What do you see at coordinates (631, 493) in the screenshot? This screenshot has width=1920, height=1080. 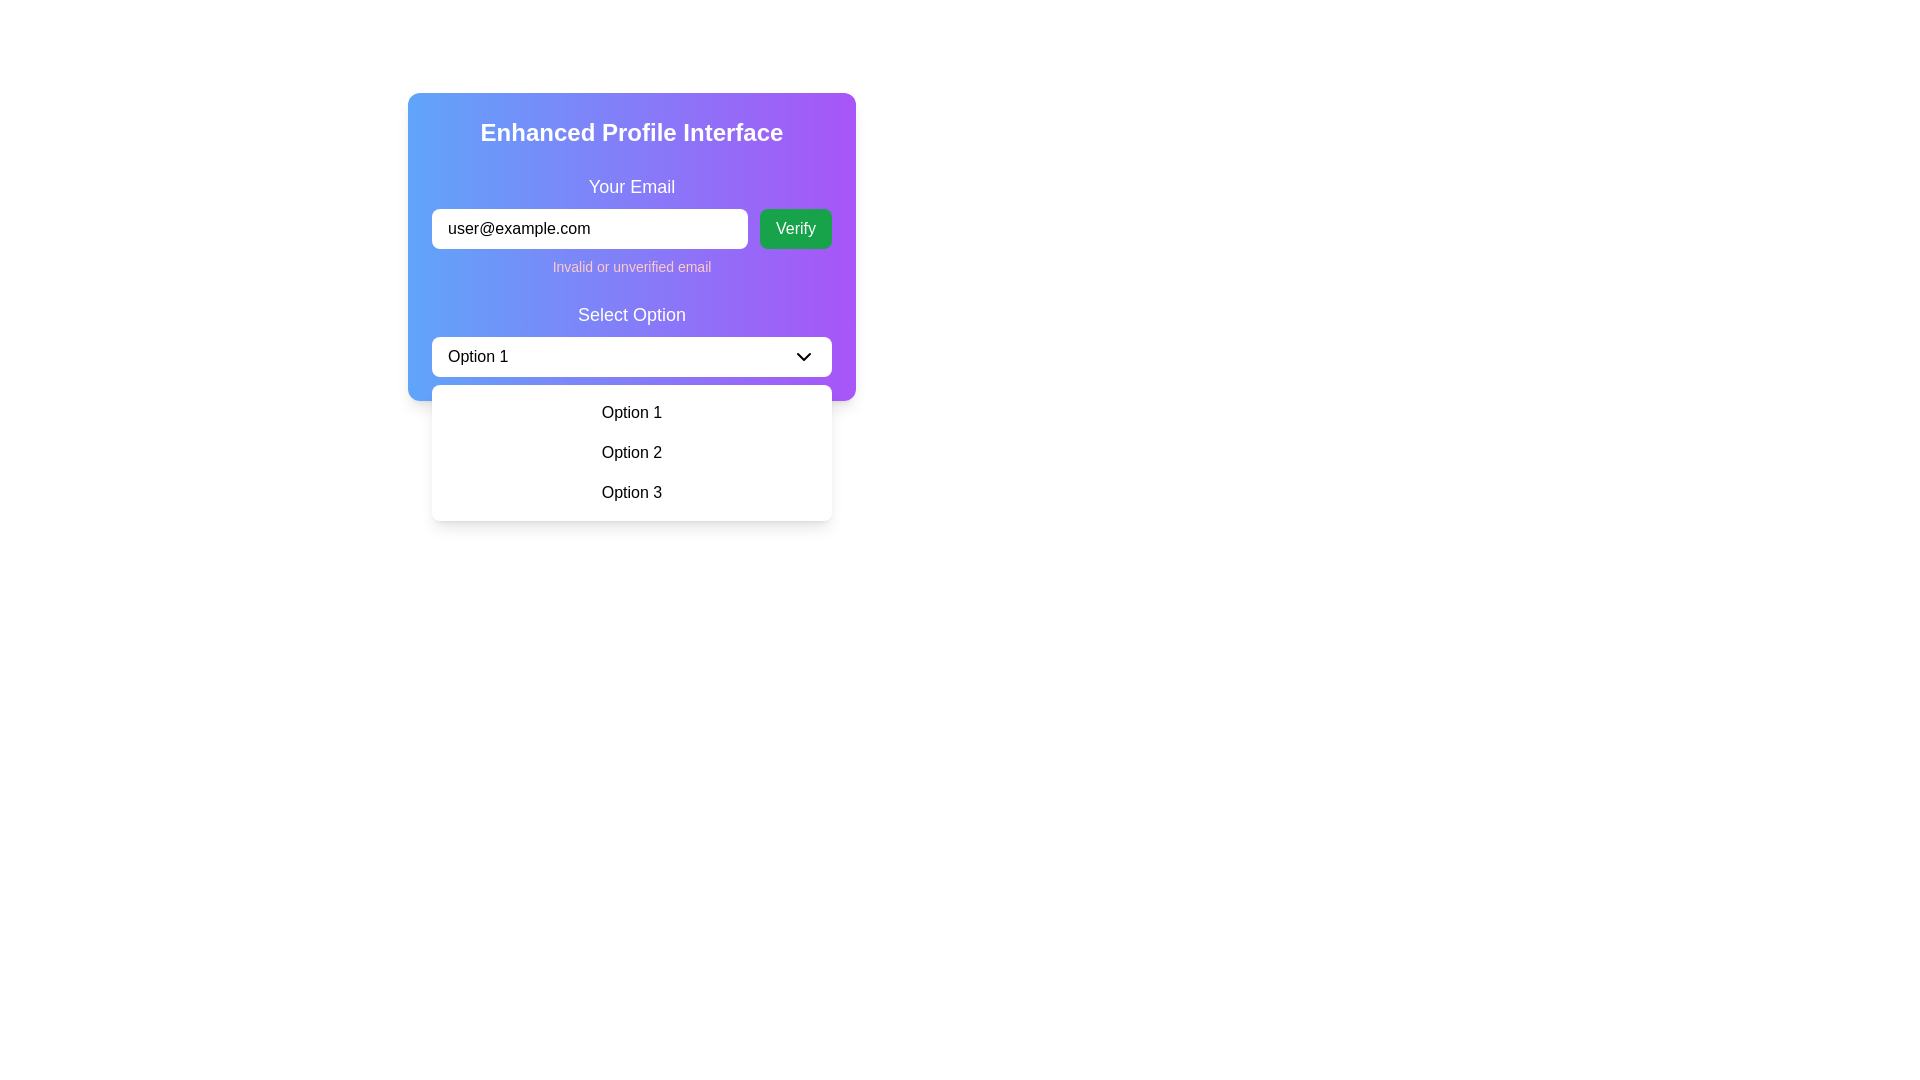 I see `the third option in the dropdown menu` at bounding box center [631, 493].